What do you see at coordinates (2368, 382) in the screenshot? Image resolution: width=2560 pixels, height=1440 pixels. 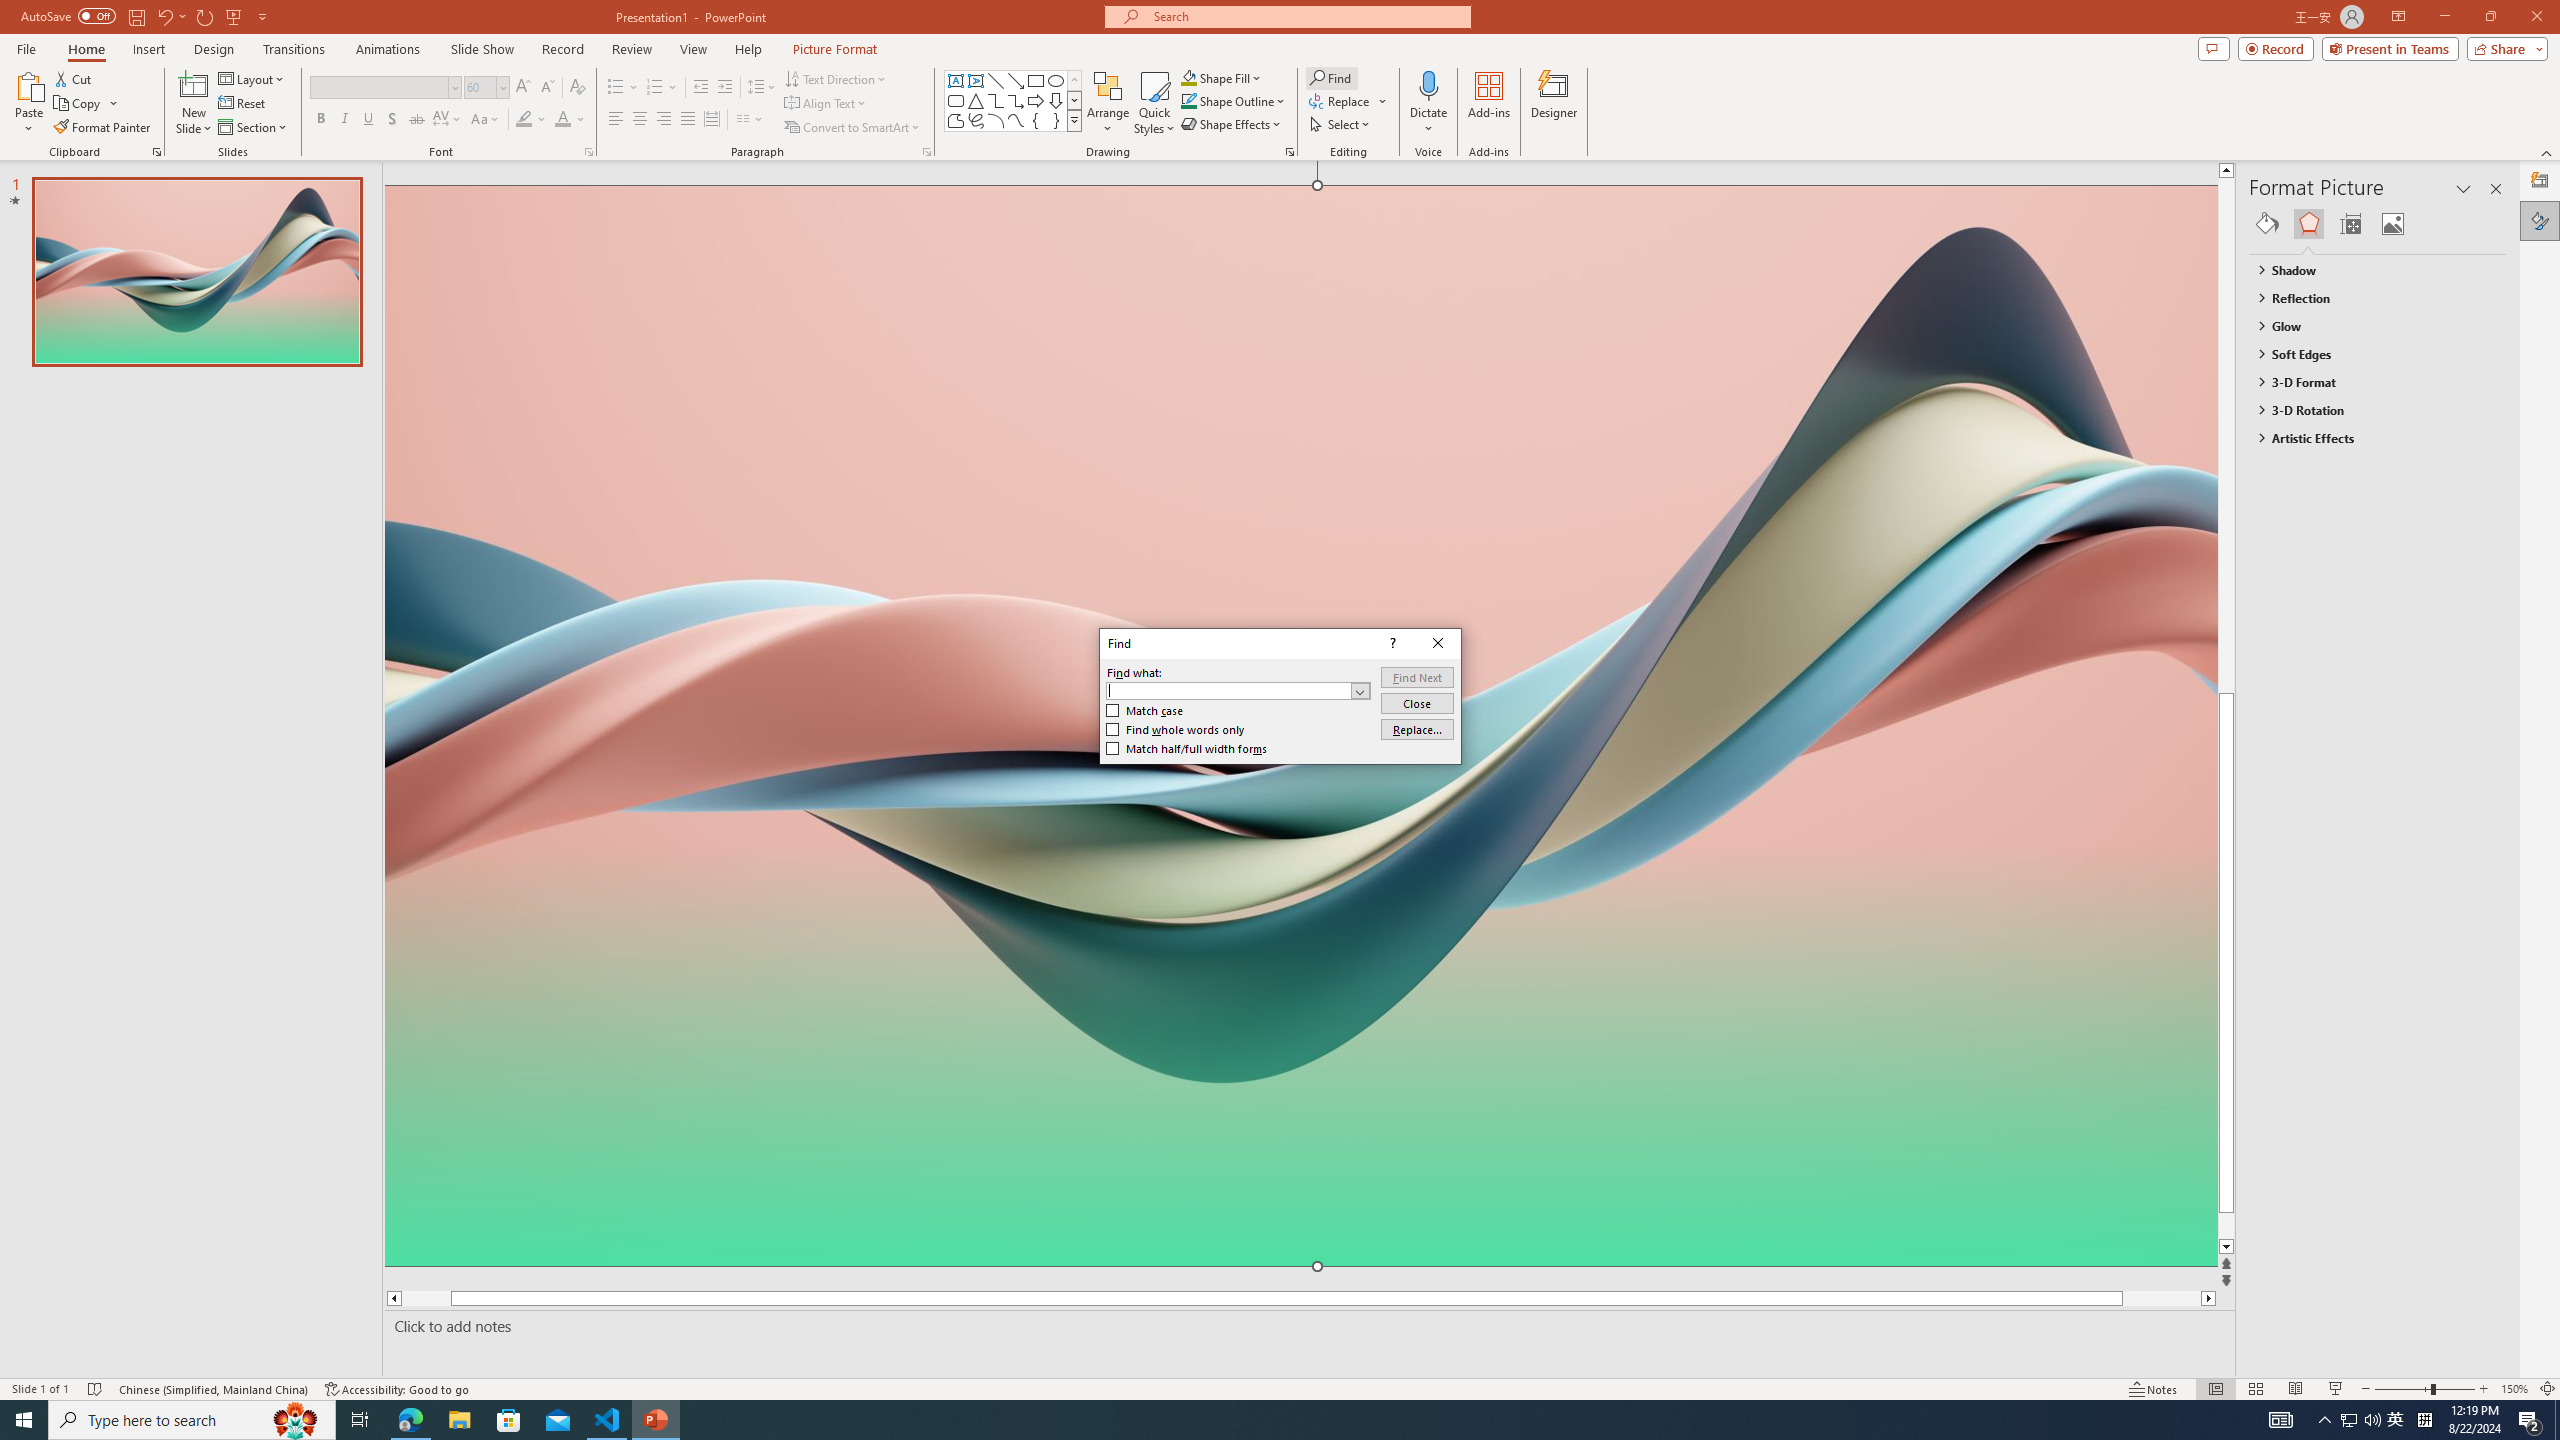 I see `'3-D Format'` at bounding box center [2368, 382].